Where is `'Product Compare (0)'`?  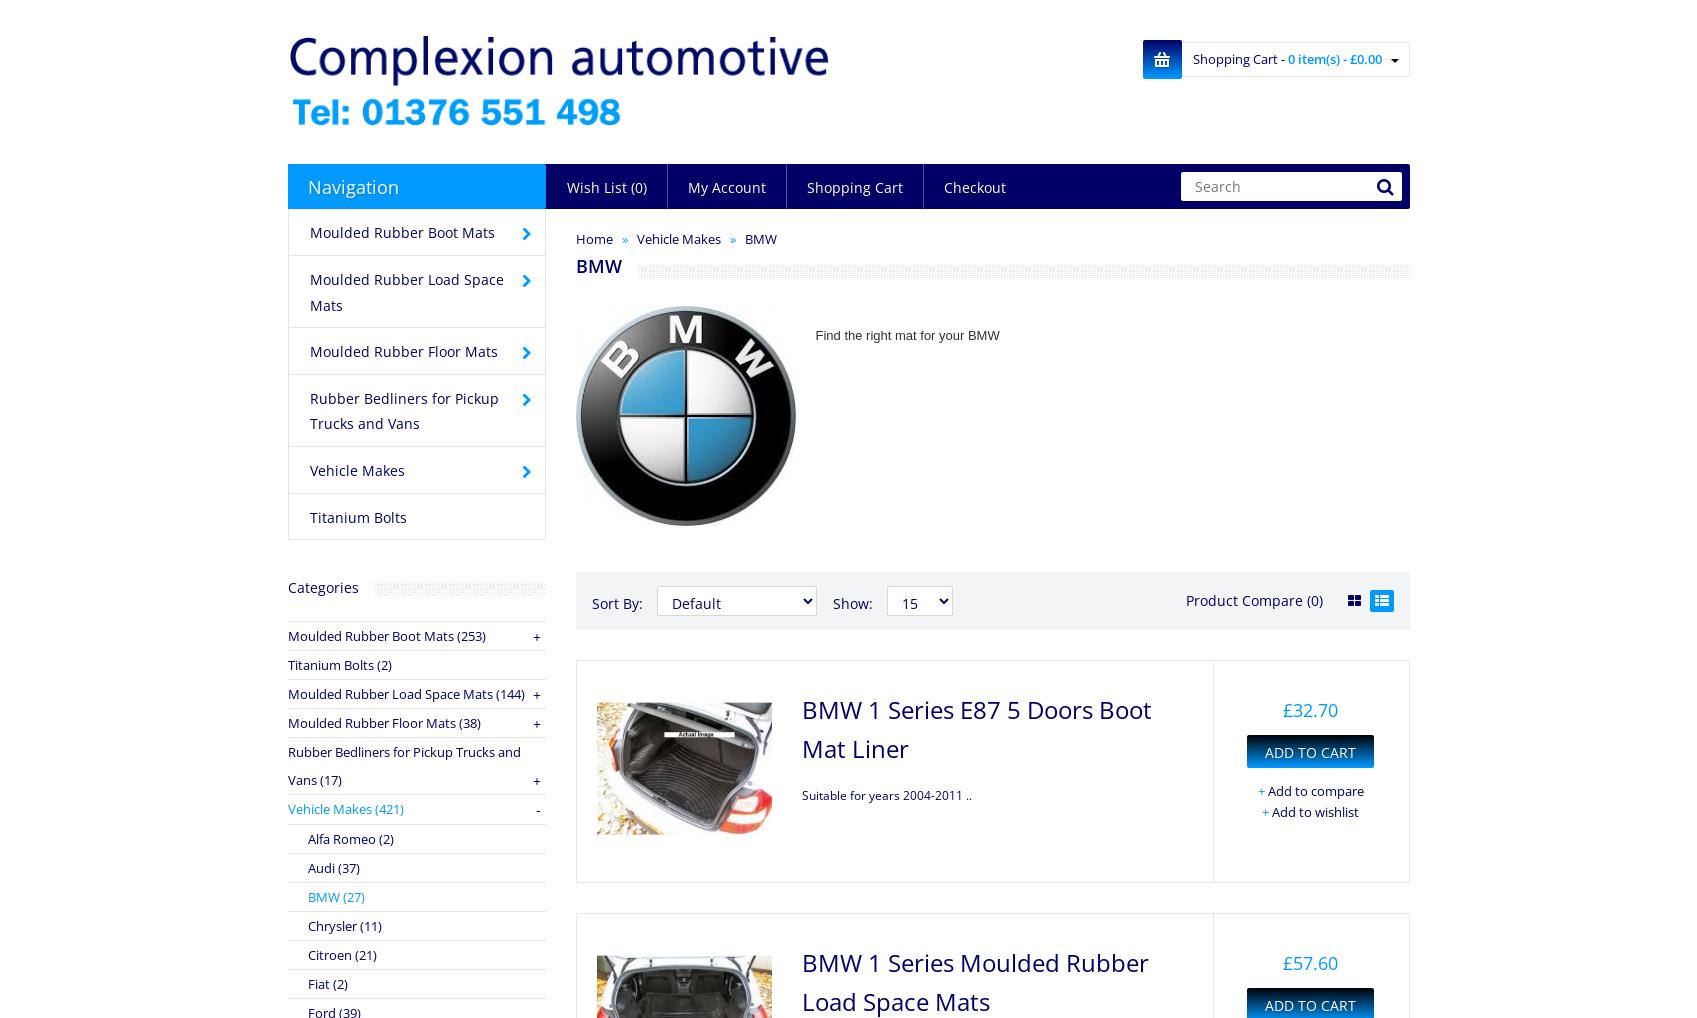 'Product Compare (0)' is located at coordinates (1253, 600).